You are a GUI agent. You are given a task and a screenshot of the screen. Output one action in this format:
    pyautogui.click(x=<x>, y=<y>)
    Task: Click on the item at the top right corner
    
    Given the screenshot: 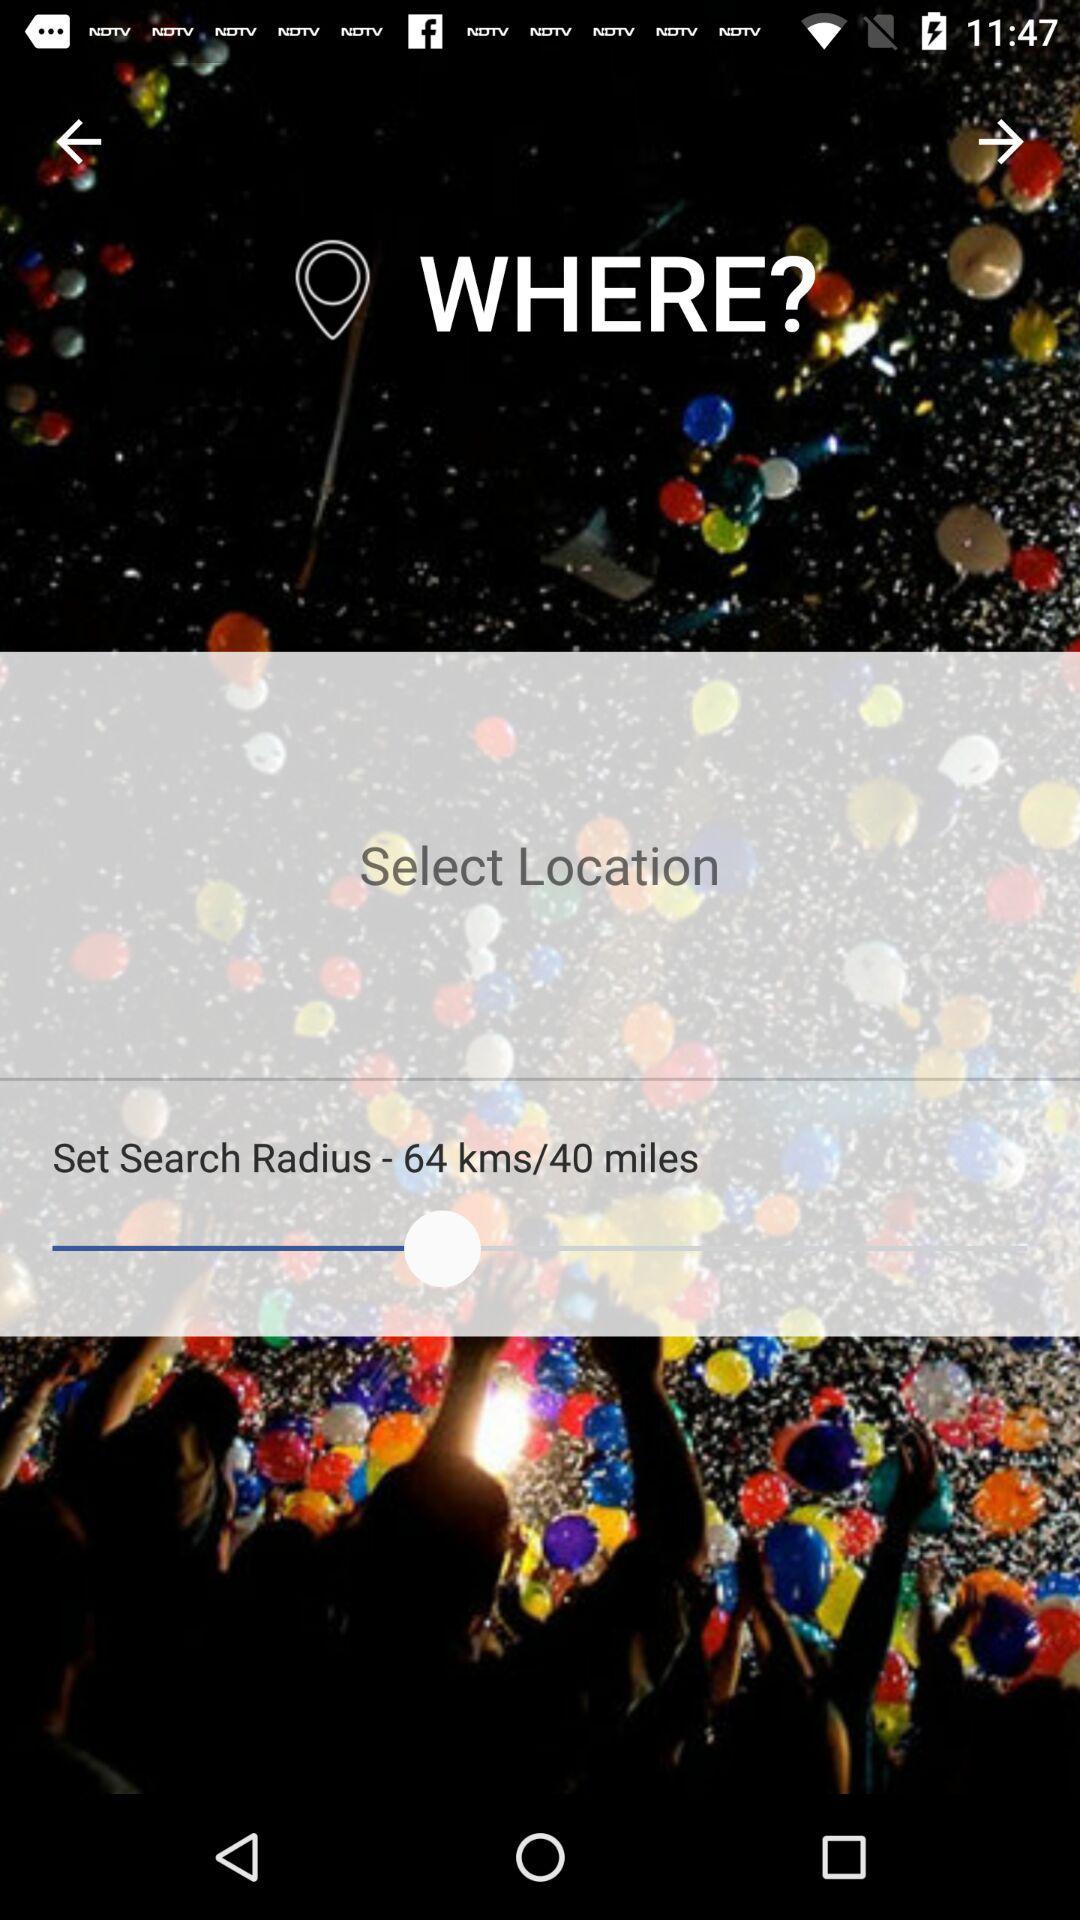 What is the action you would take?
    pyautogui.click(x=1001, y=140)
    